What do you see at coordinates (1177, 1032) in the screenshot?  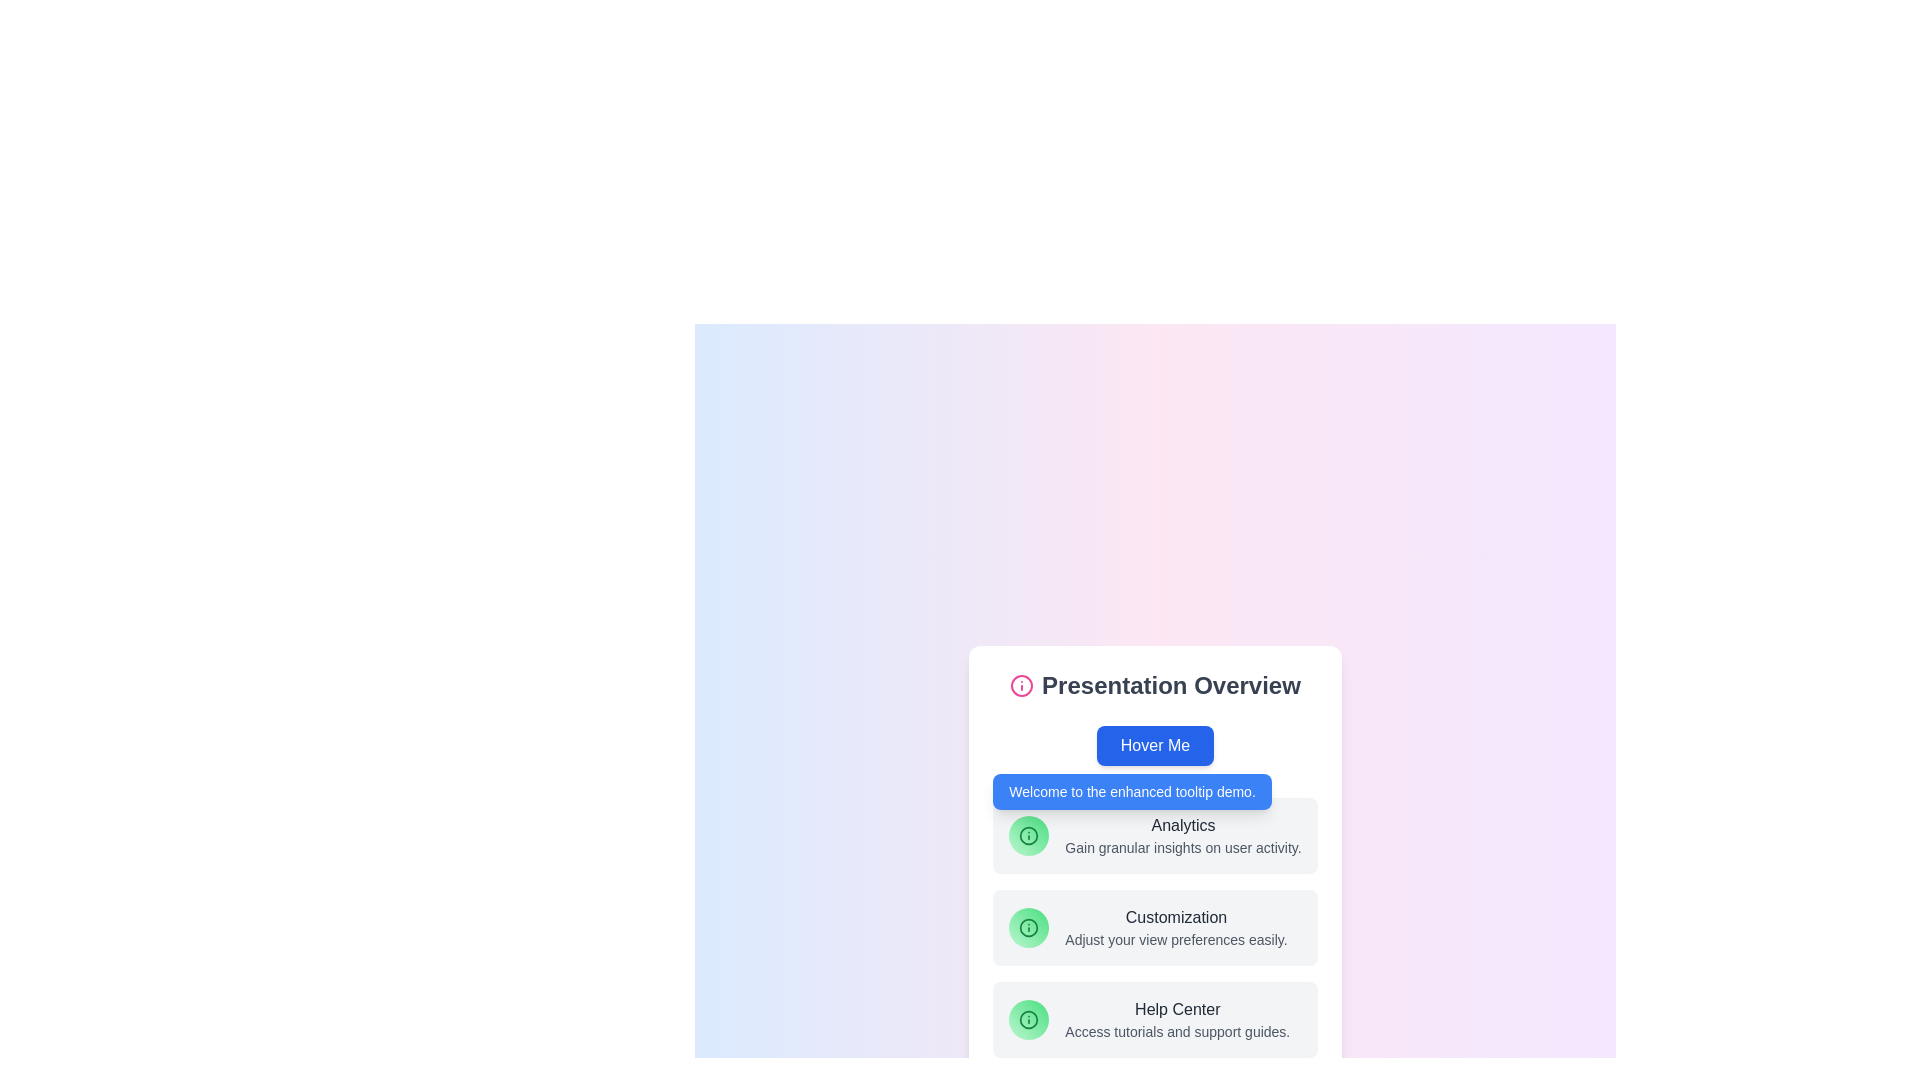 I see `the explanatory text label located below the 'Help Center' title within the 'Help Center' group, which provides additional contextual information` at bounding box center [1177, 1032].